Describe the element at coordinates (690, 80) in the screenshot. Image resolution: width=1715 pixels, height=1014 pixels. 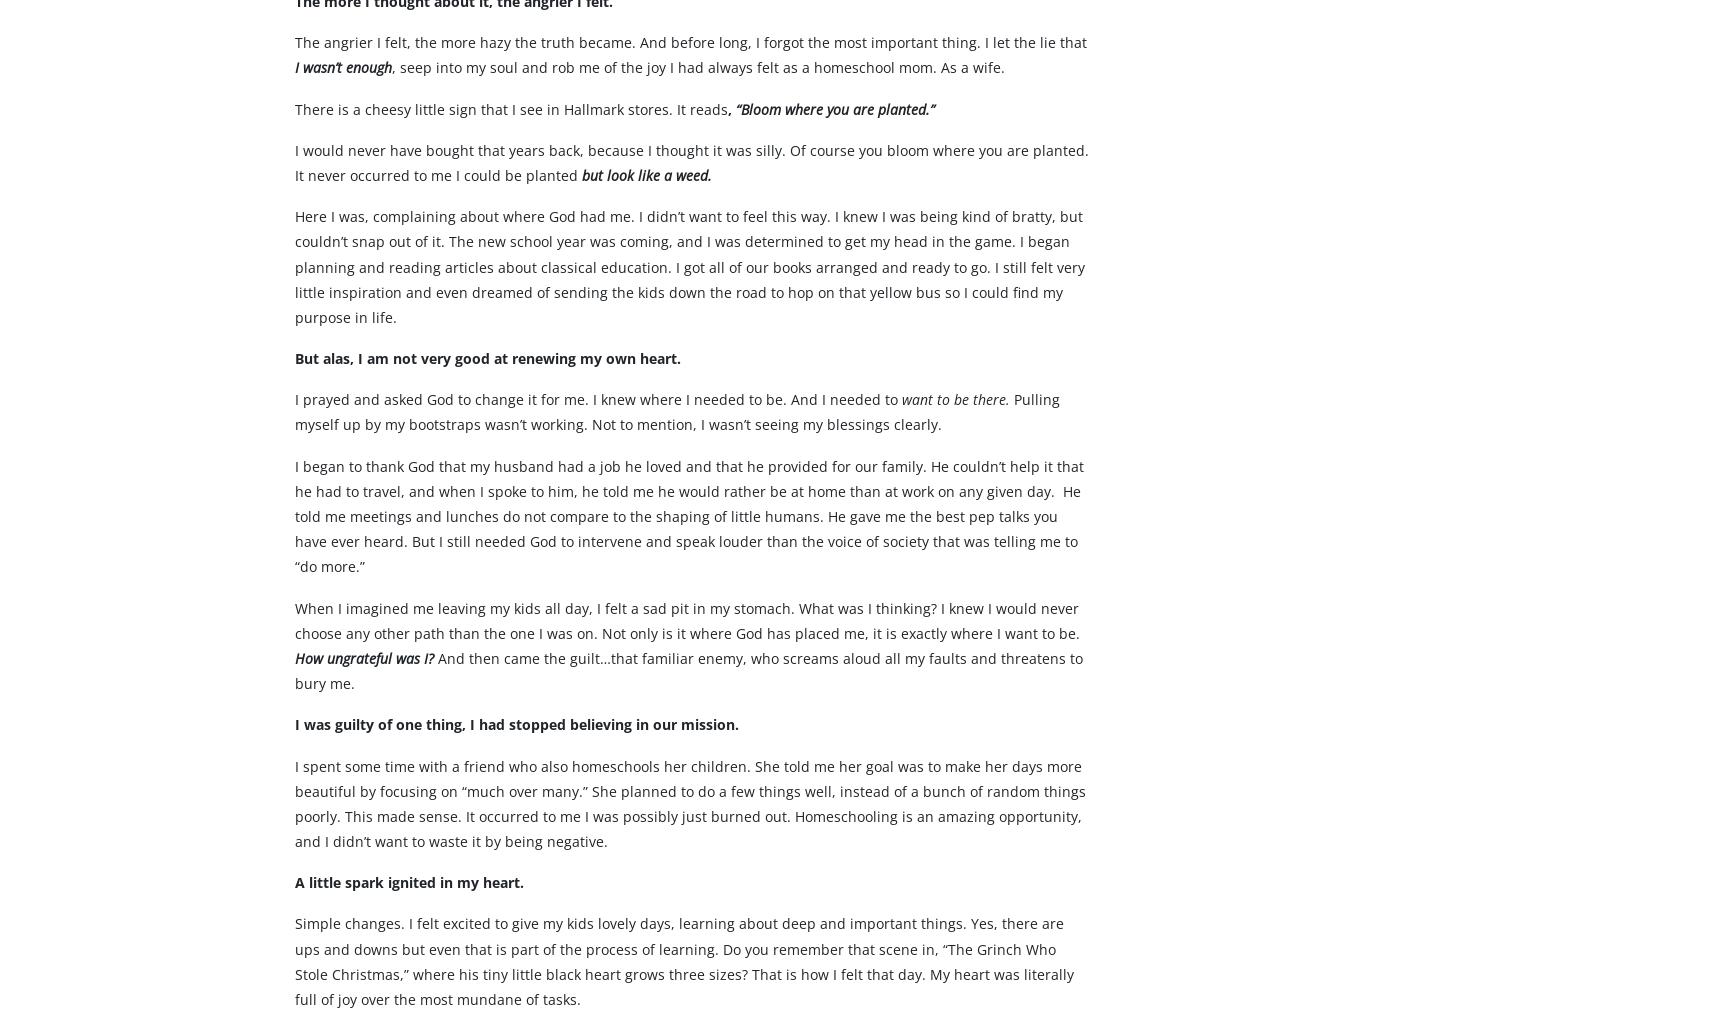
I see `'The angrier I felt, the more hazy the truth became. And before long, I forgot the most important thing. I let the lie that'` at that location.